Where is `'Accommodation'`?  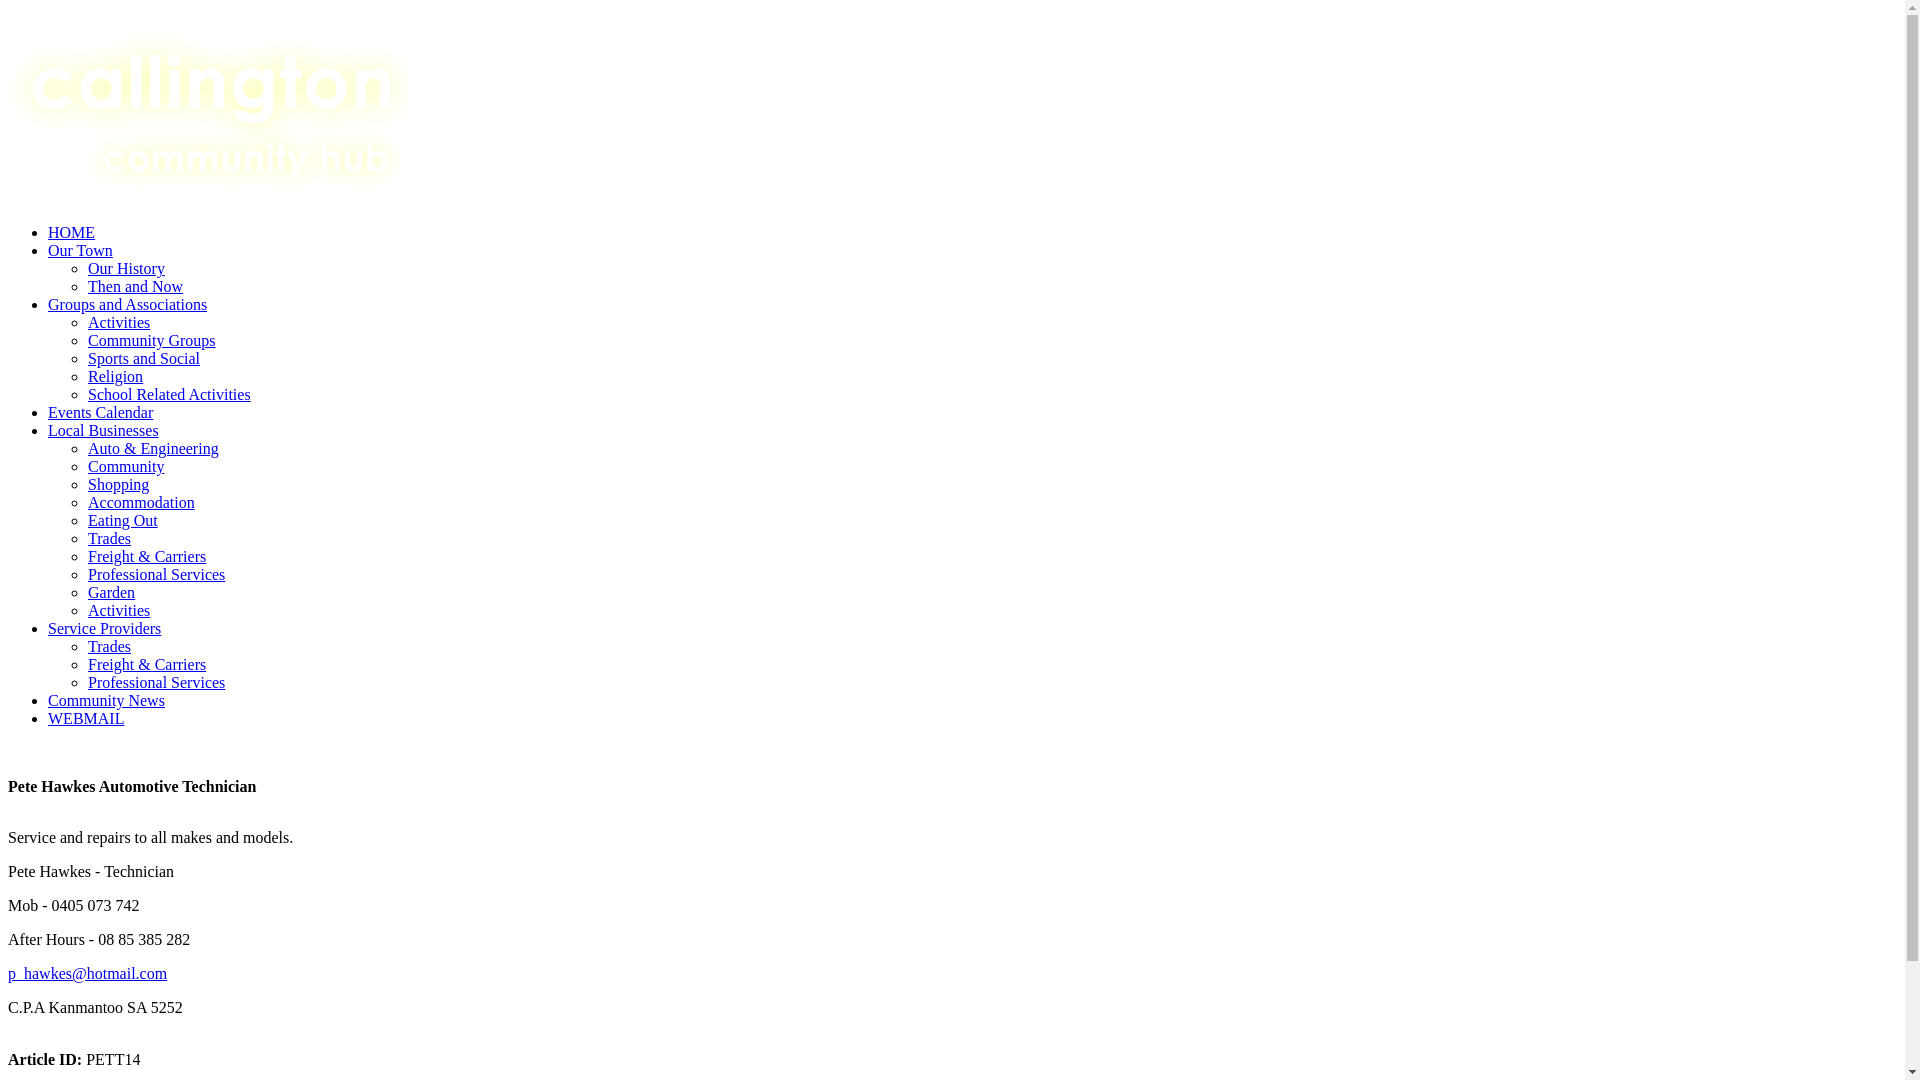
'Accommodation' is located at coordinates (140, 501).